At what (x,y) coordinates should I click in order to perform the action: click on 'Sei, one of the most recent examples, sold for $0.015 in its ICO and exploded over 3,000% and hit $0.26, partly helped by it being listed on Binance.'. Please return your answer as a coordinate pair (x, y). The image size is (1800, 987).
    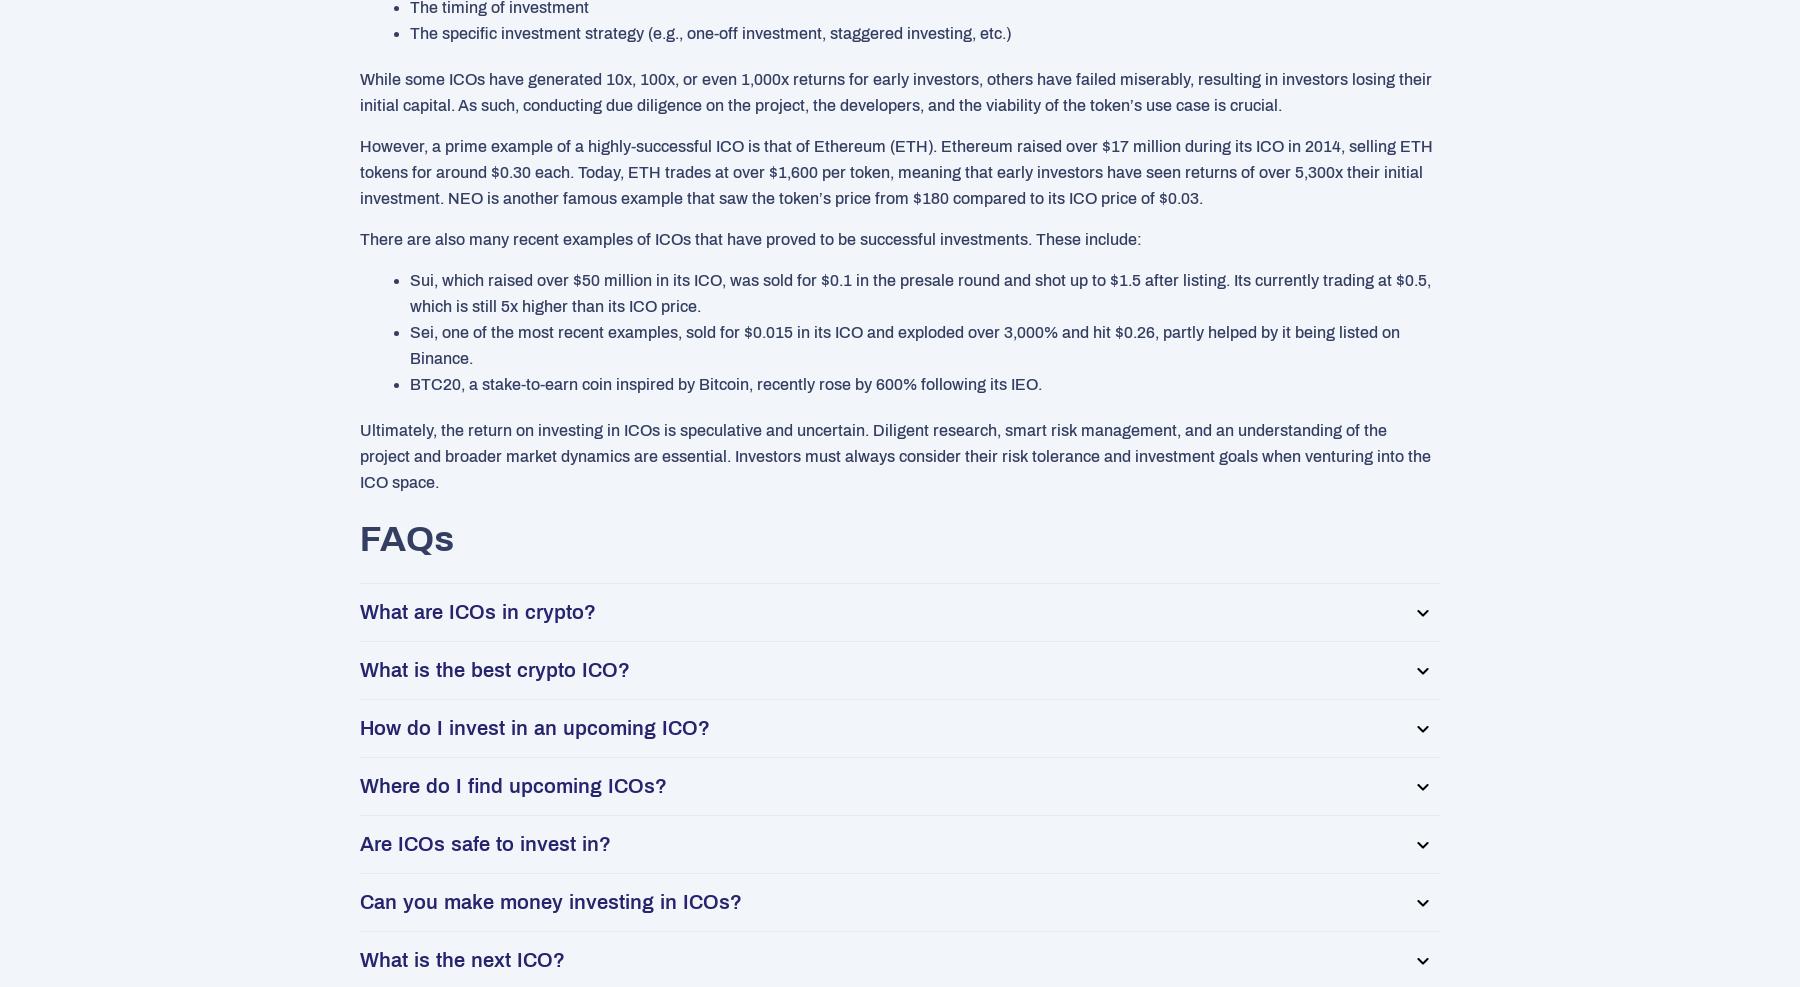
    Looking at the image, I should click on (904, 344).